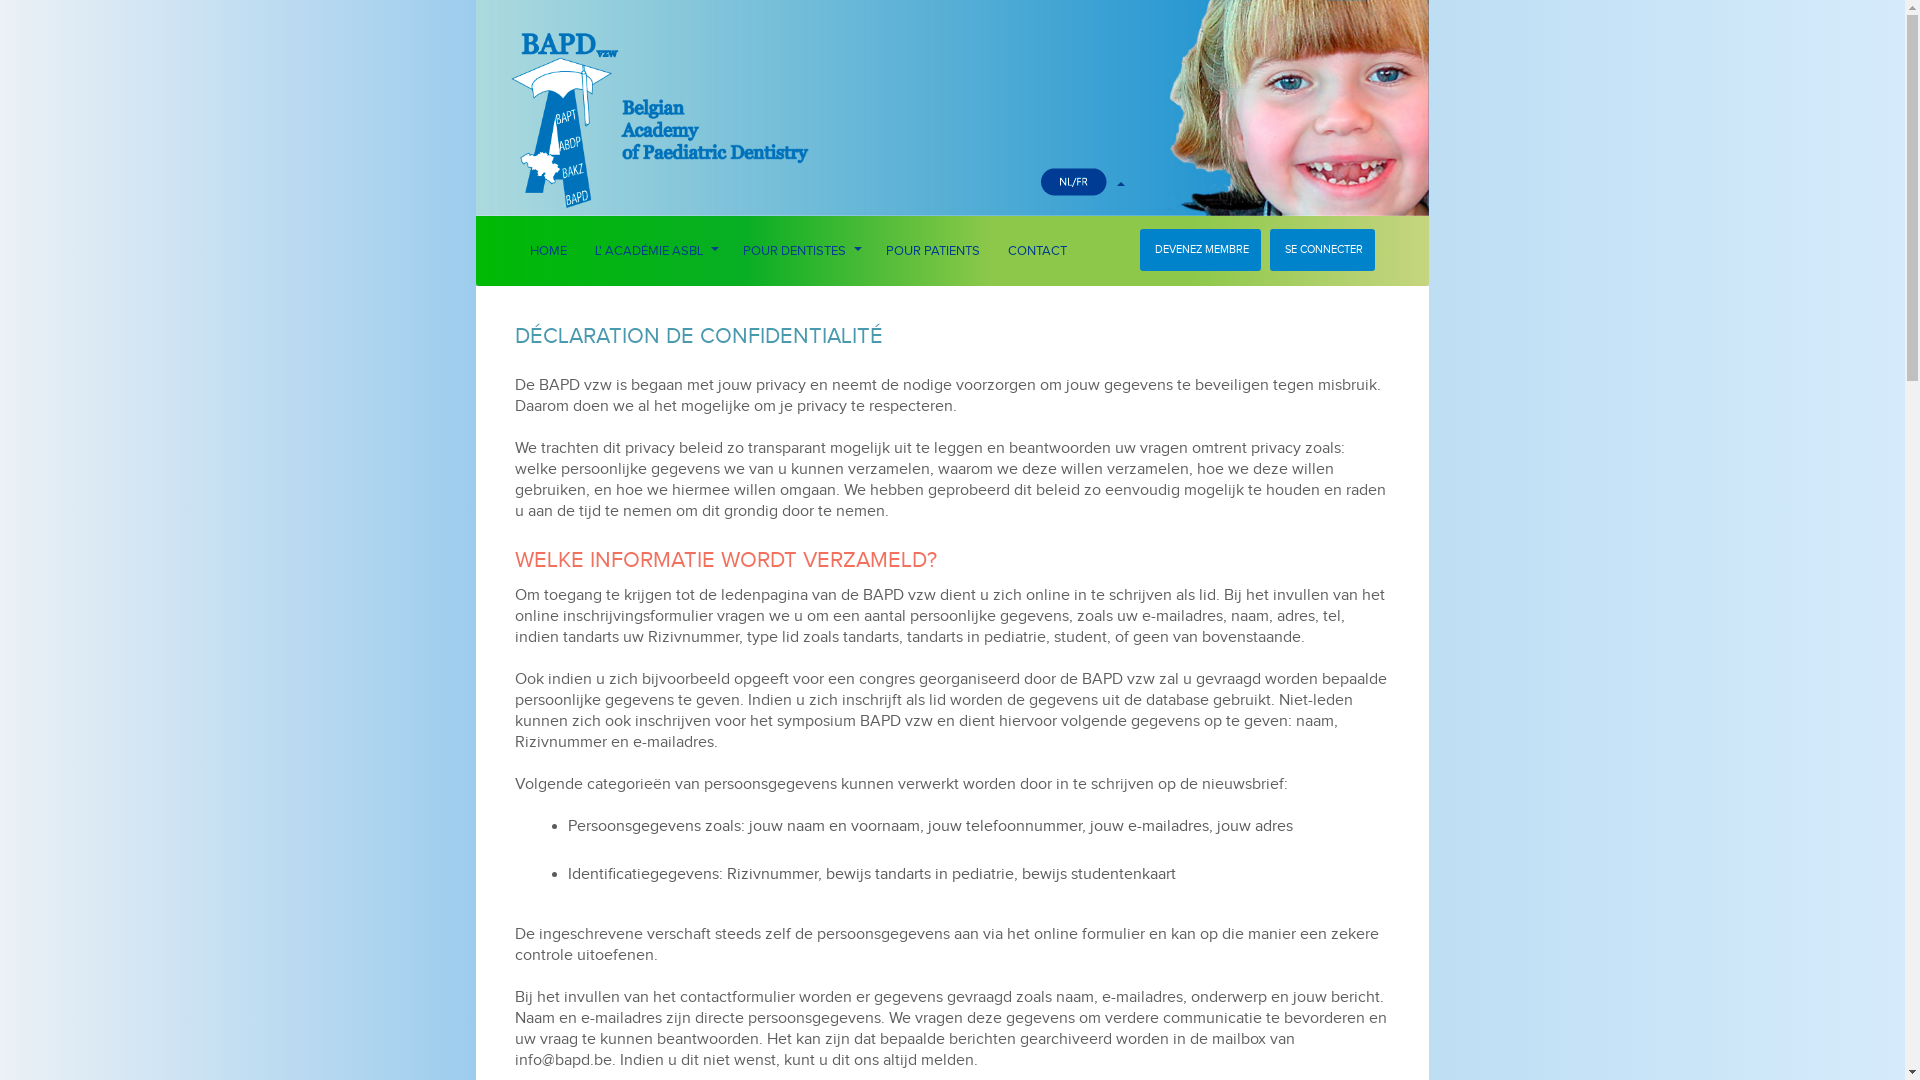 This screenshot has width=1920, height=1080. I want to click on 'HOME', so click(548, 249).